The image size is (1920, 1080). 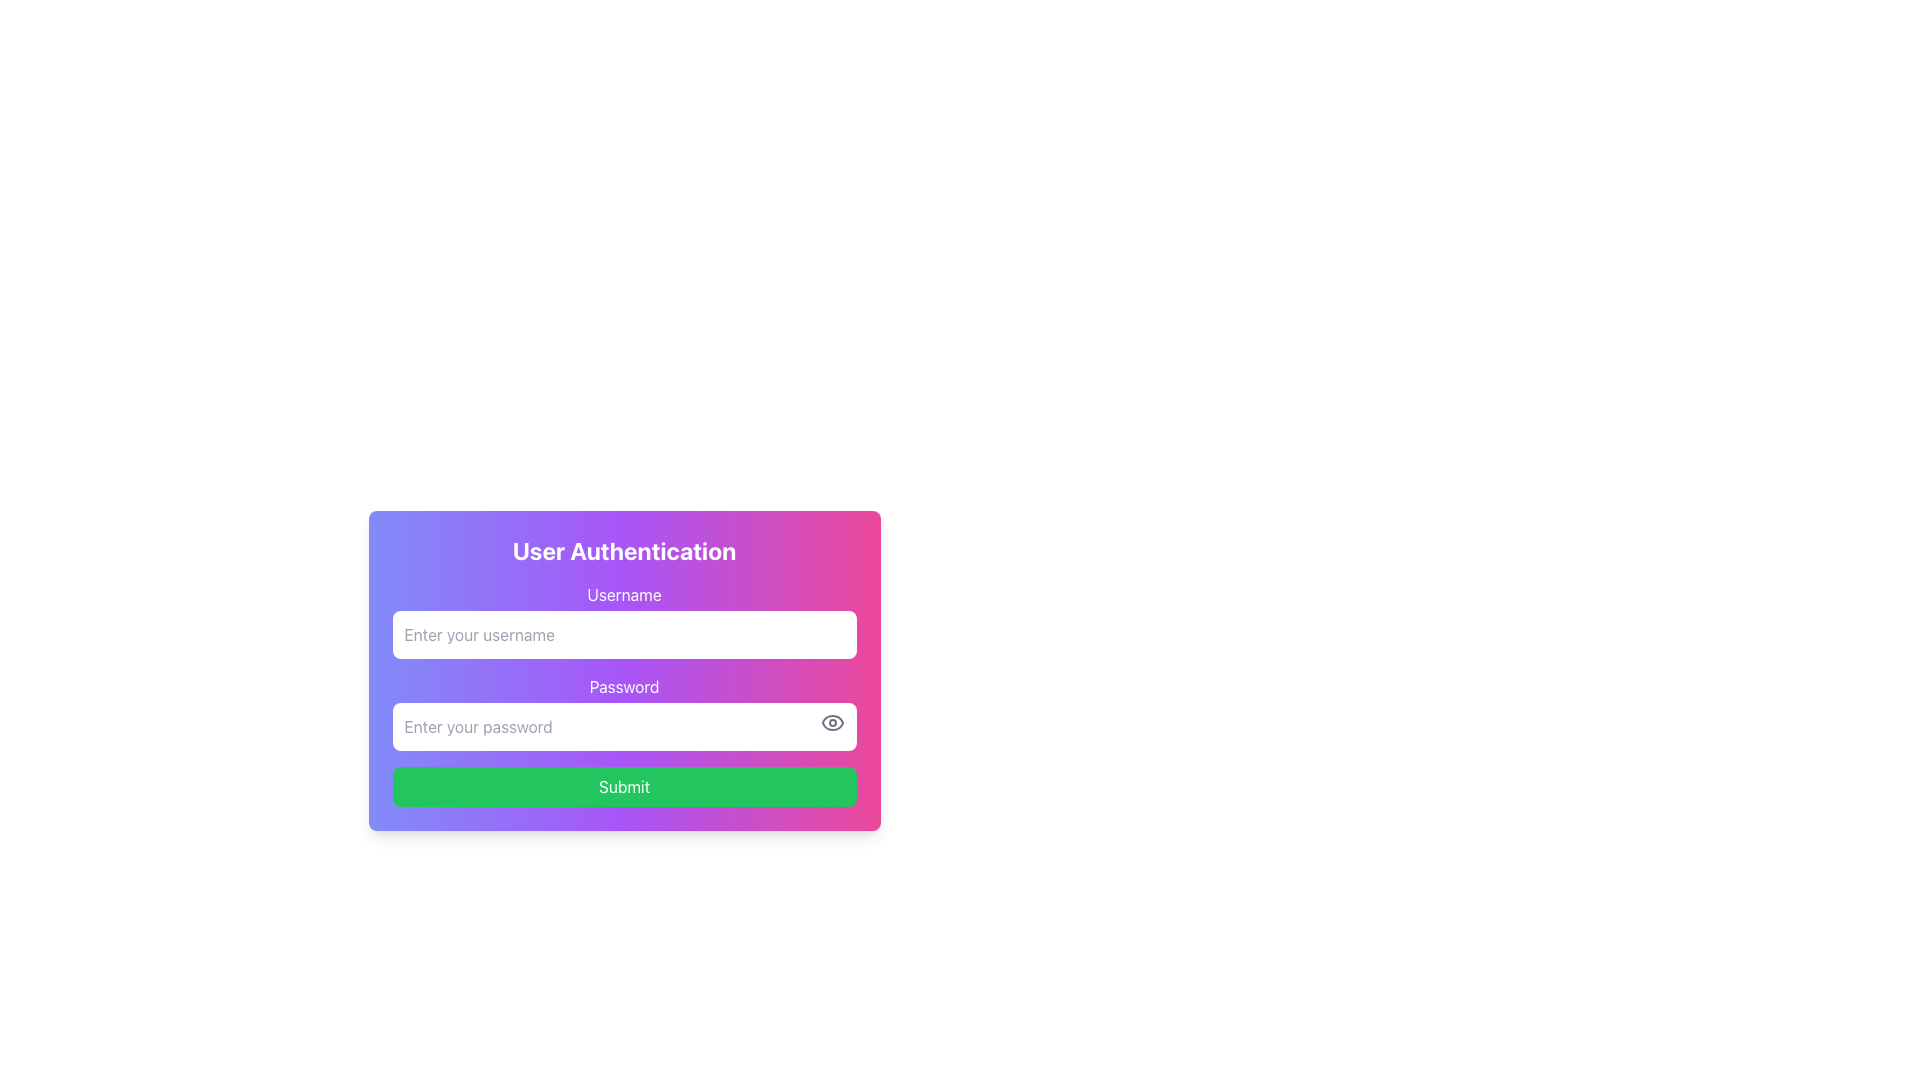 What do you see at coordinates (832, 722) in the screenshot?
I see `the small eye-shaped gray icon located at the far right inside the password entry area` at bounding box center [832, 722].